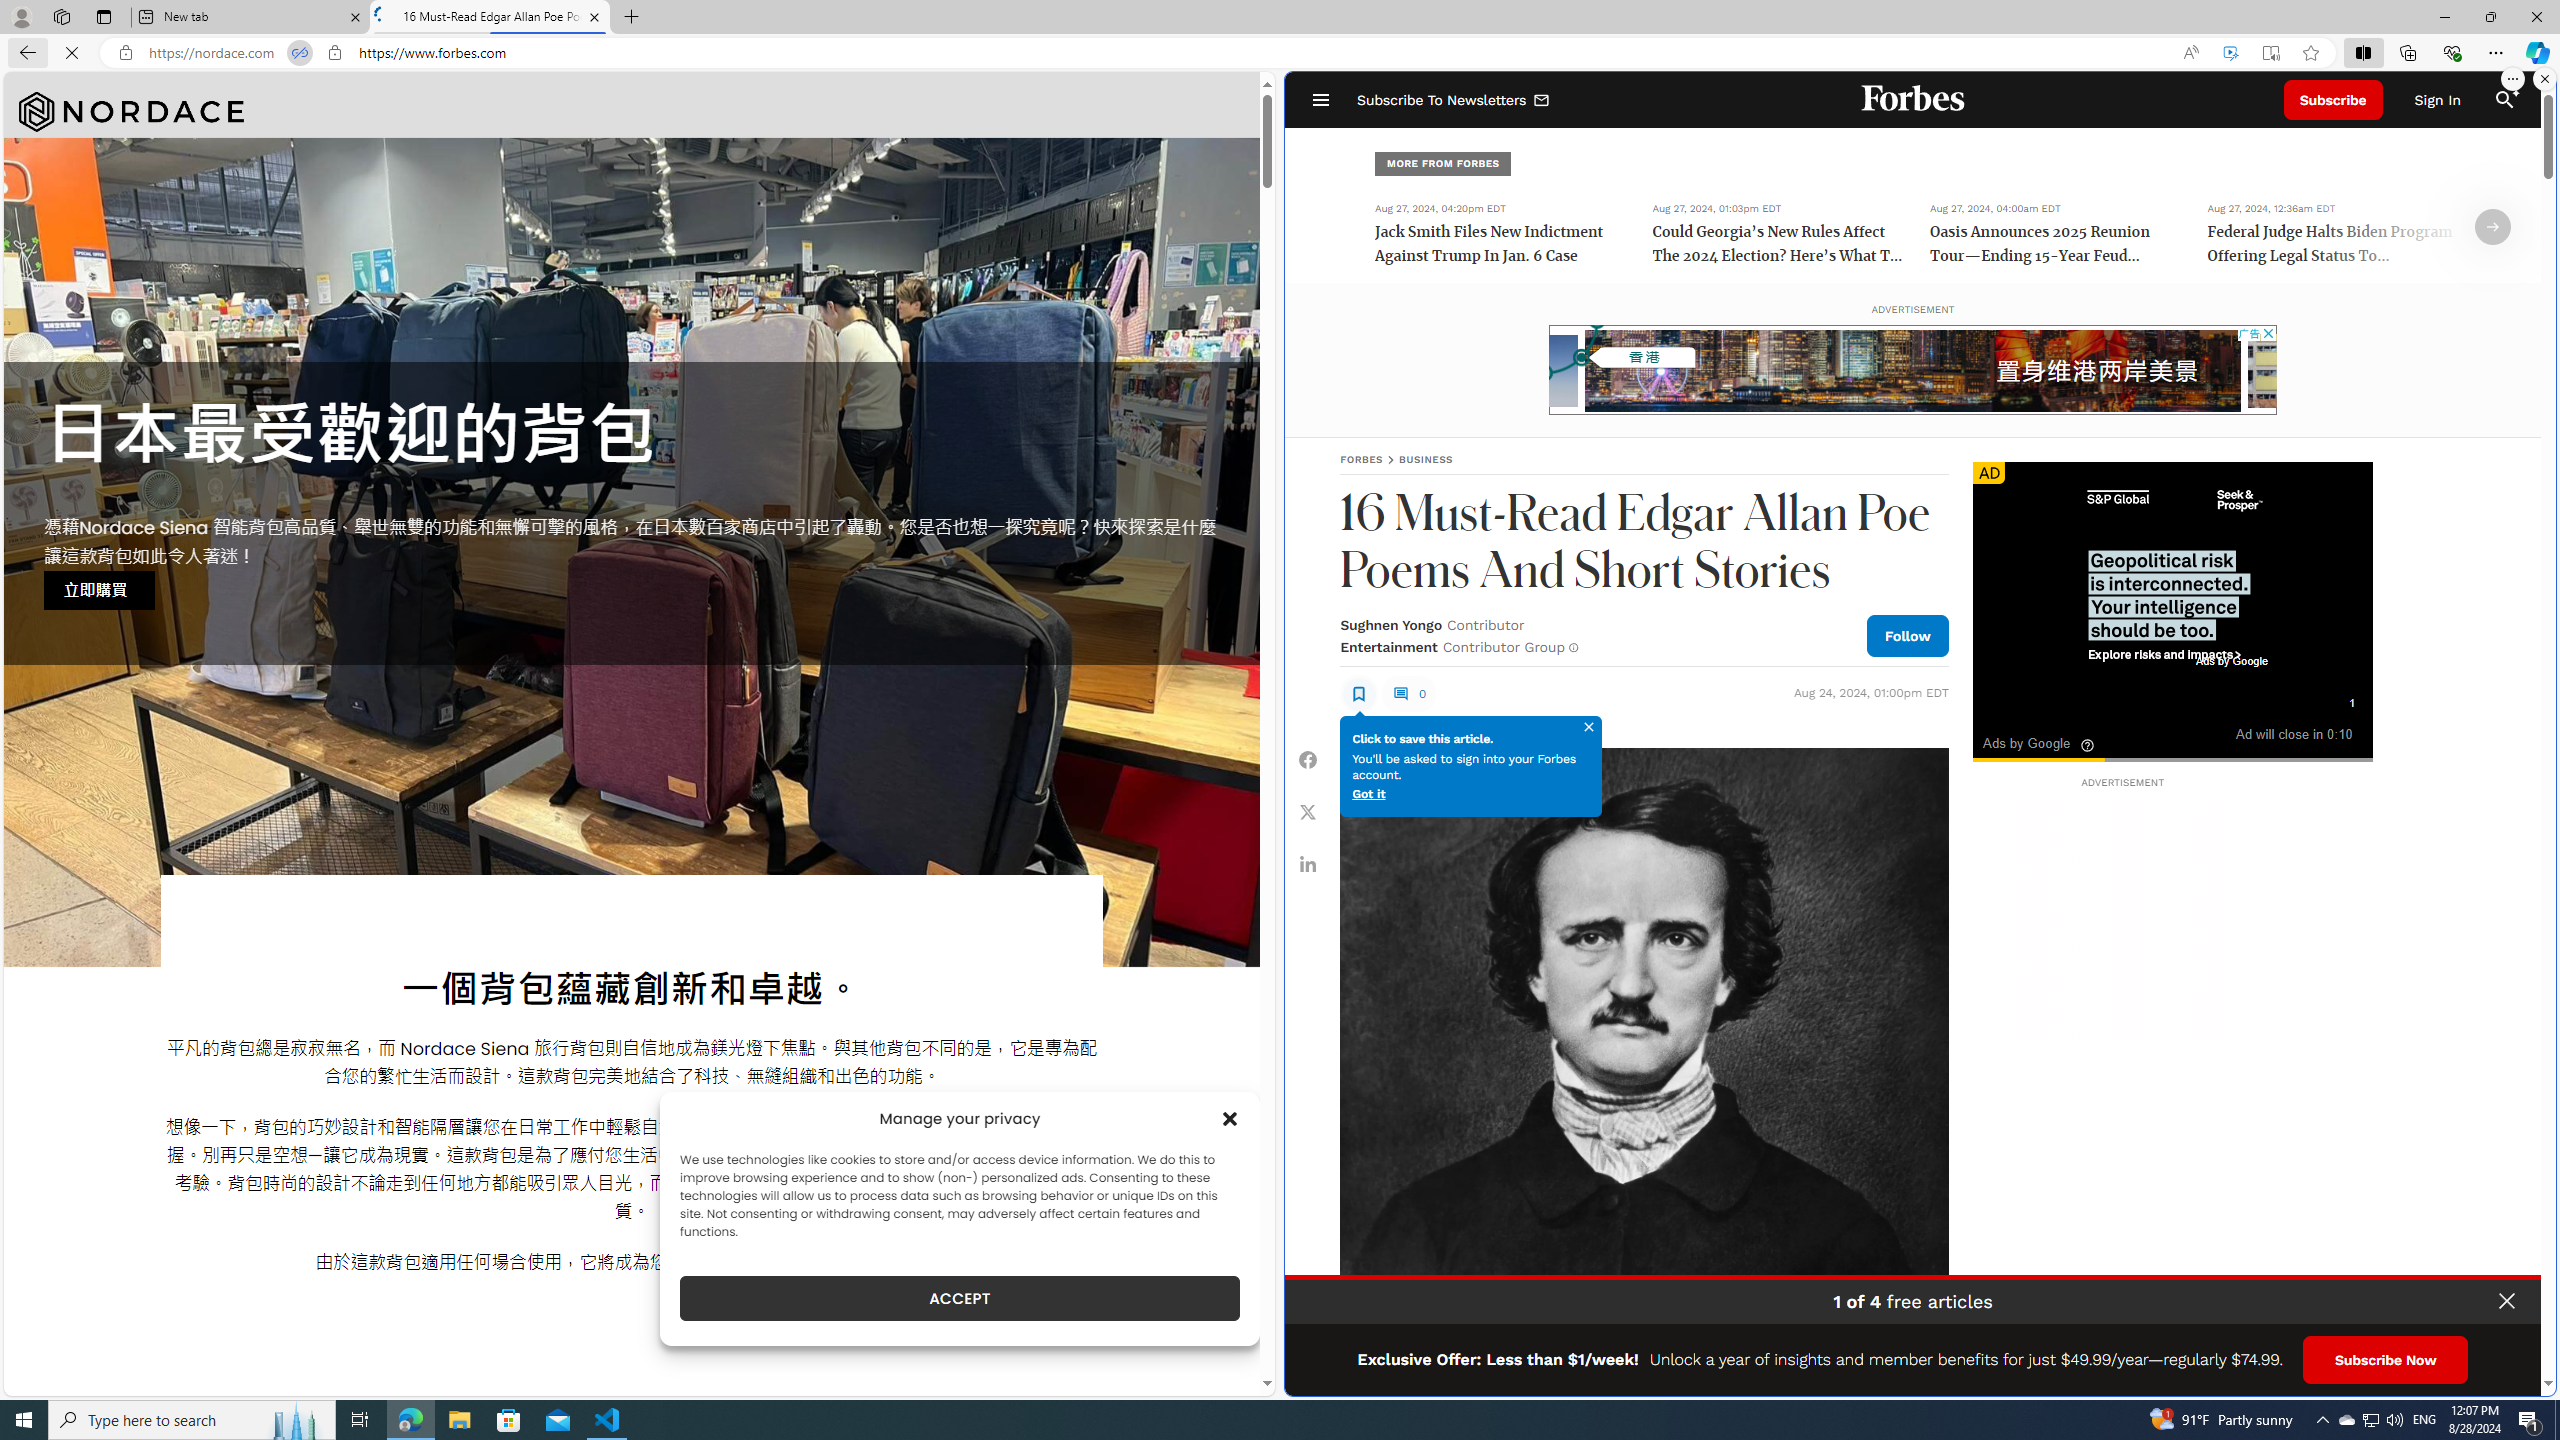  Describe the element at coordinates (1361, 459) in the screenshot. I see `'FORBES'` at that location.